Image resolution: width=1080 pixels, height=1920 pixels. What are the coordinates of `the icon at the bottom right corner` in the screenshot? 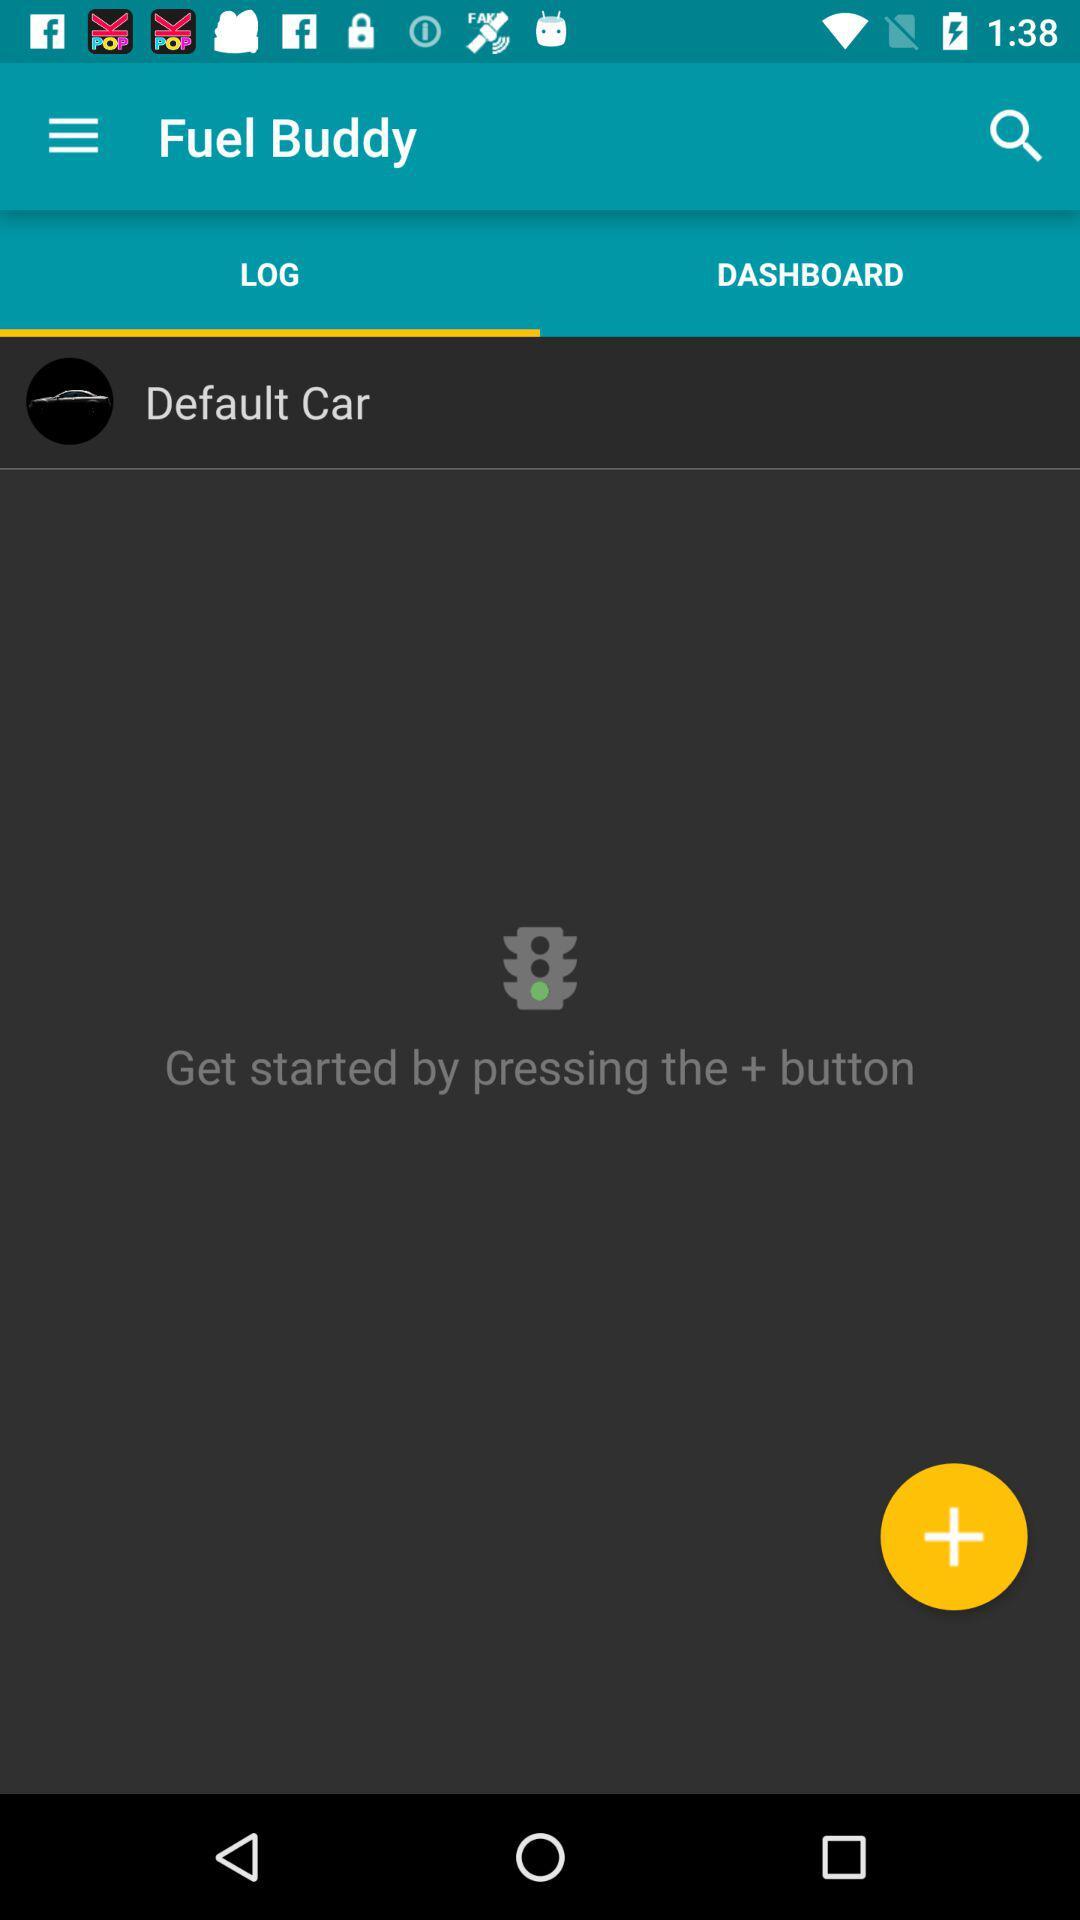 It's located at (952, 1535).